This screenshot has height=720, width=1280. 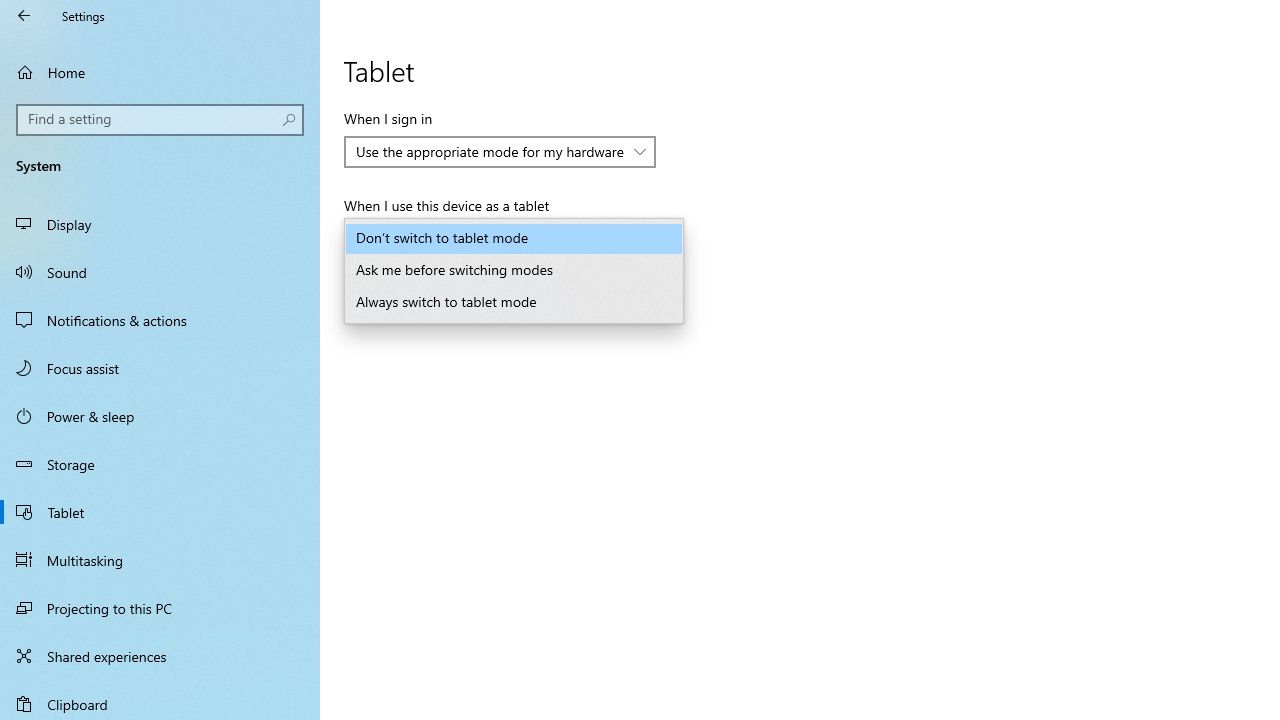 What do you see at coordinates (160, 559) in the screenshot?
I see `'Multitasking'` at bounding box center [160, 559].